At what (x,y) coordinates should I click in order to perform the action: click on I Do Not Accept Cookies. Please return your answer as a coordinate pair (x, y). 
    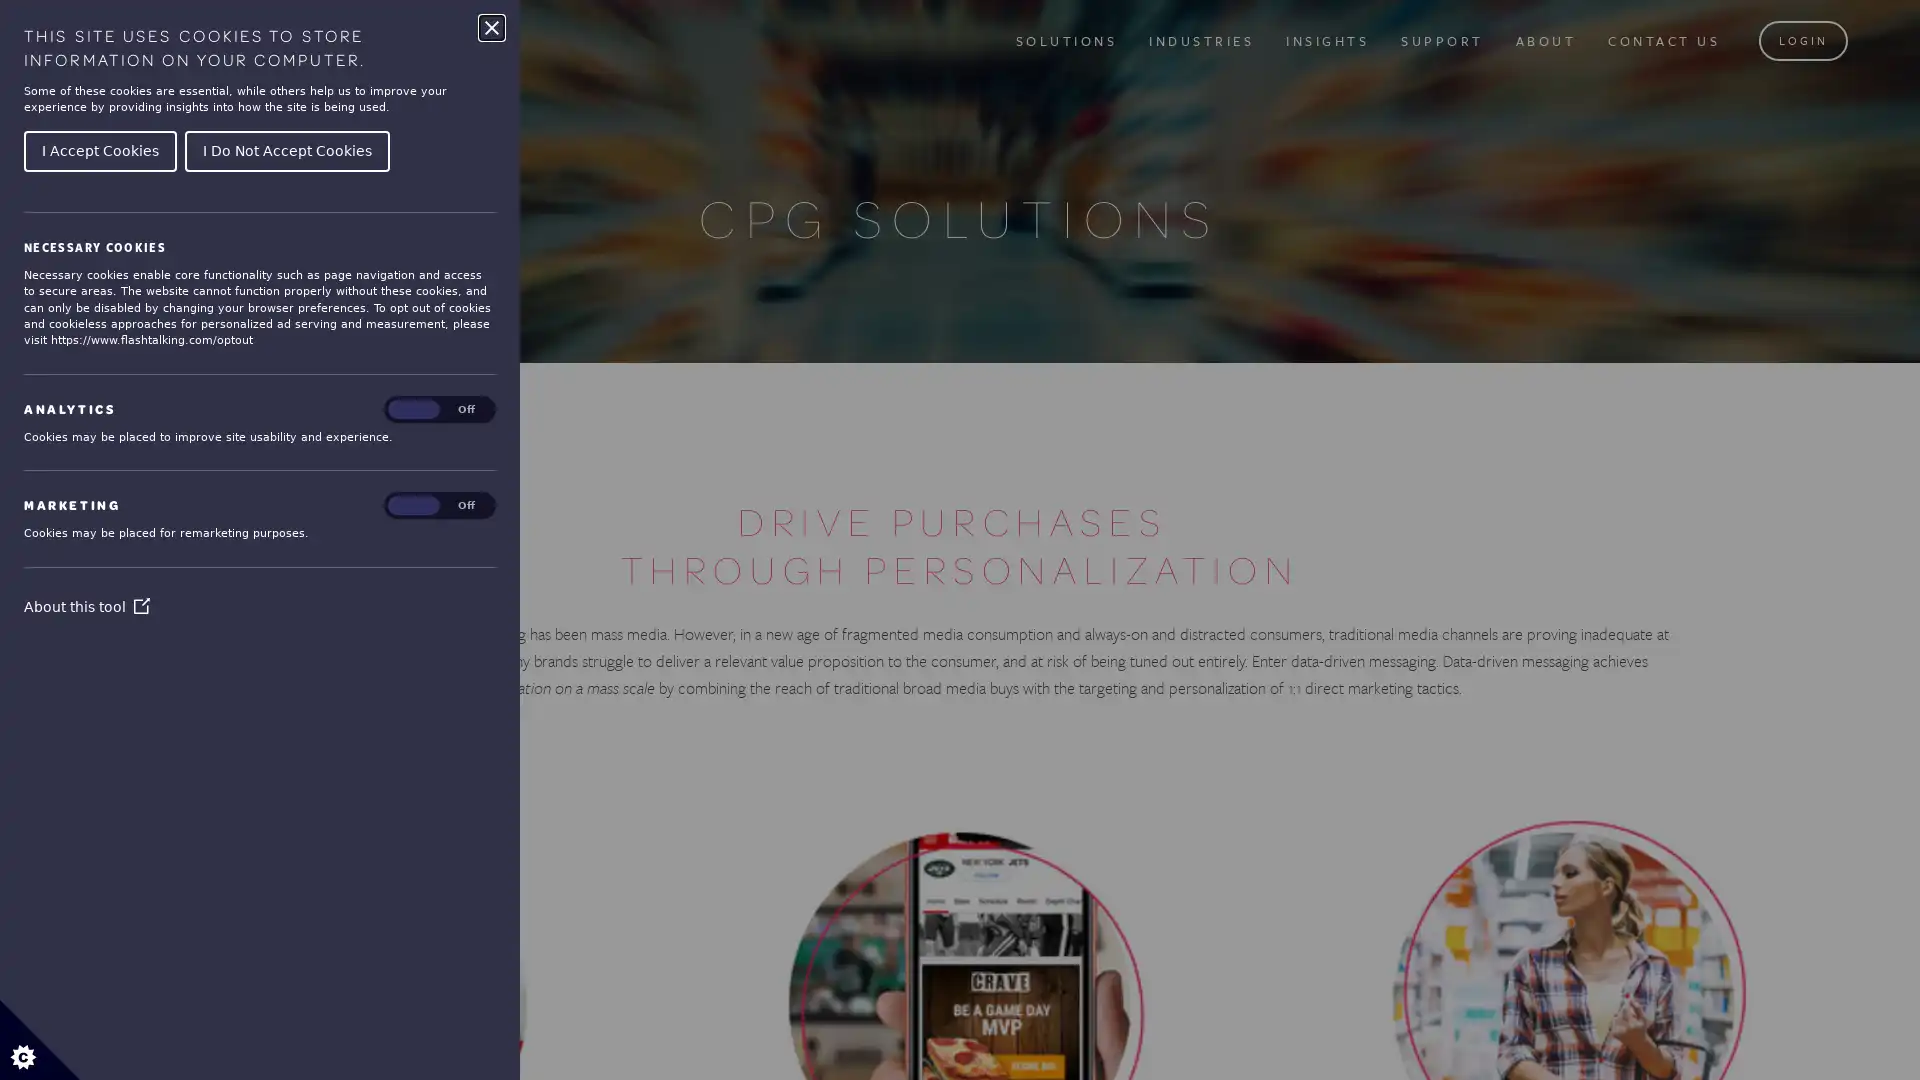
    Looking at the image, I should click on (286, 149).